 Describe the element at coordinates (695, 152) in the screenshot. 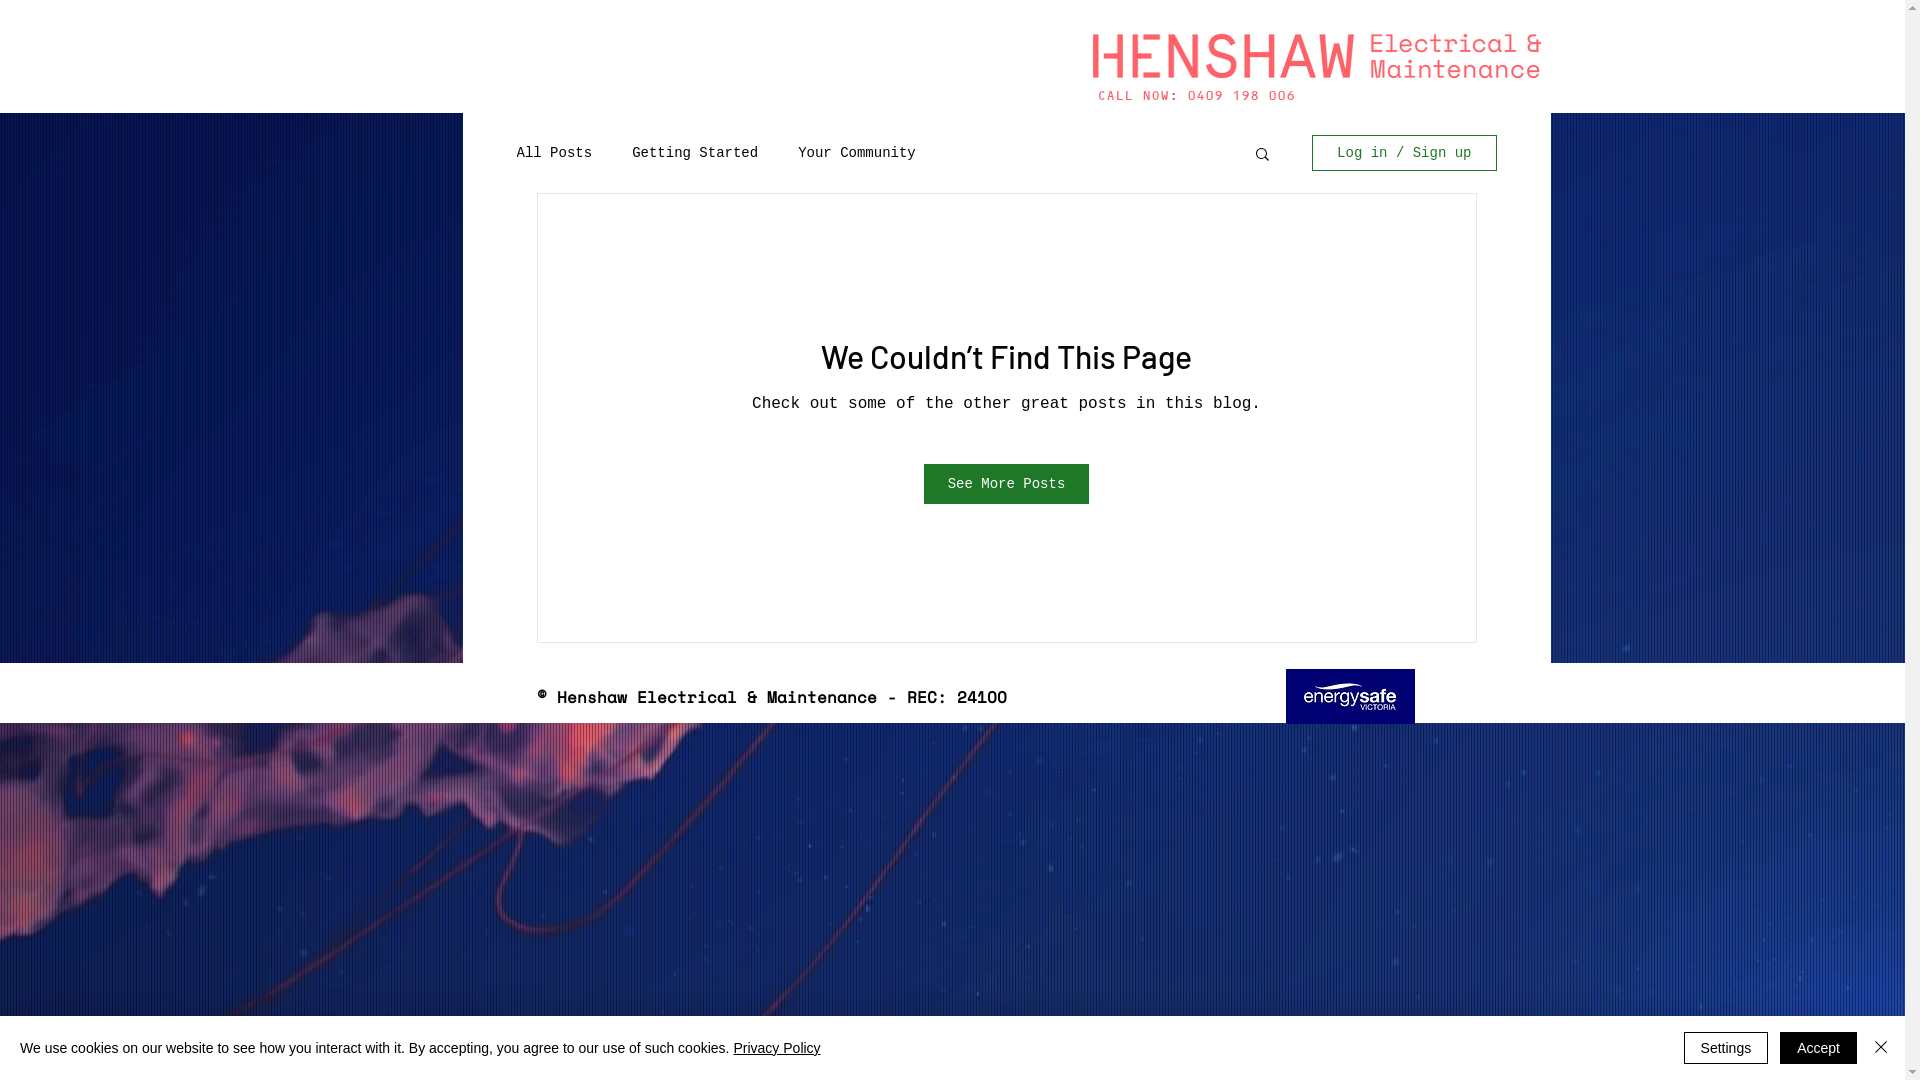

I see `'Getting Started'` at that location.